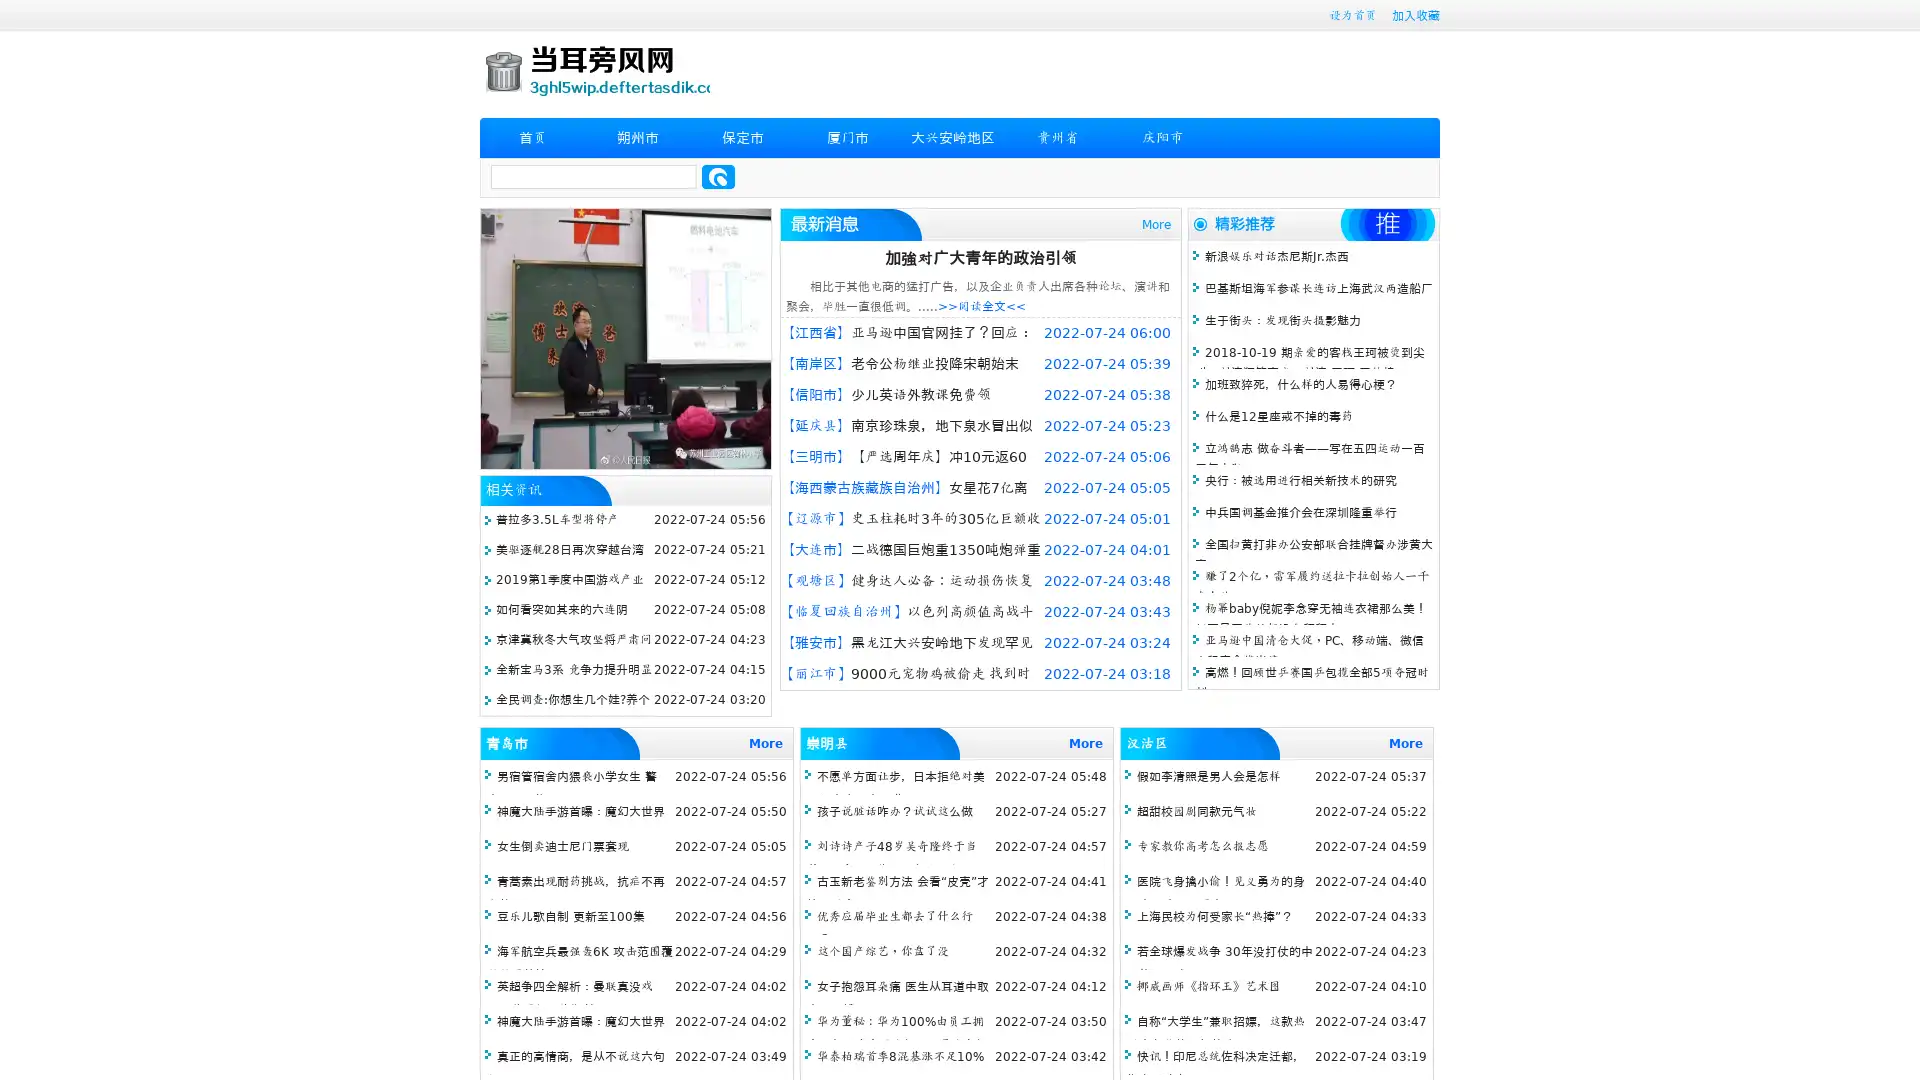 The height and width of the screenshot is (1080, 1920). I want to click on Search, so click(718, 176).